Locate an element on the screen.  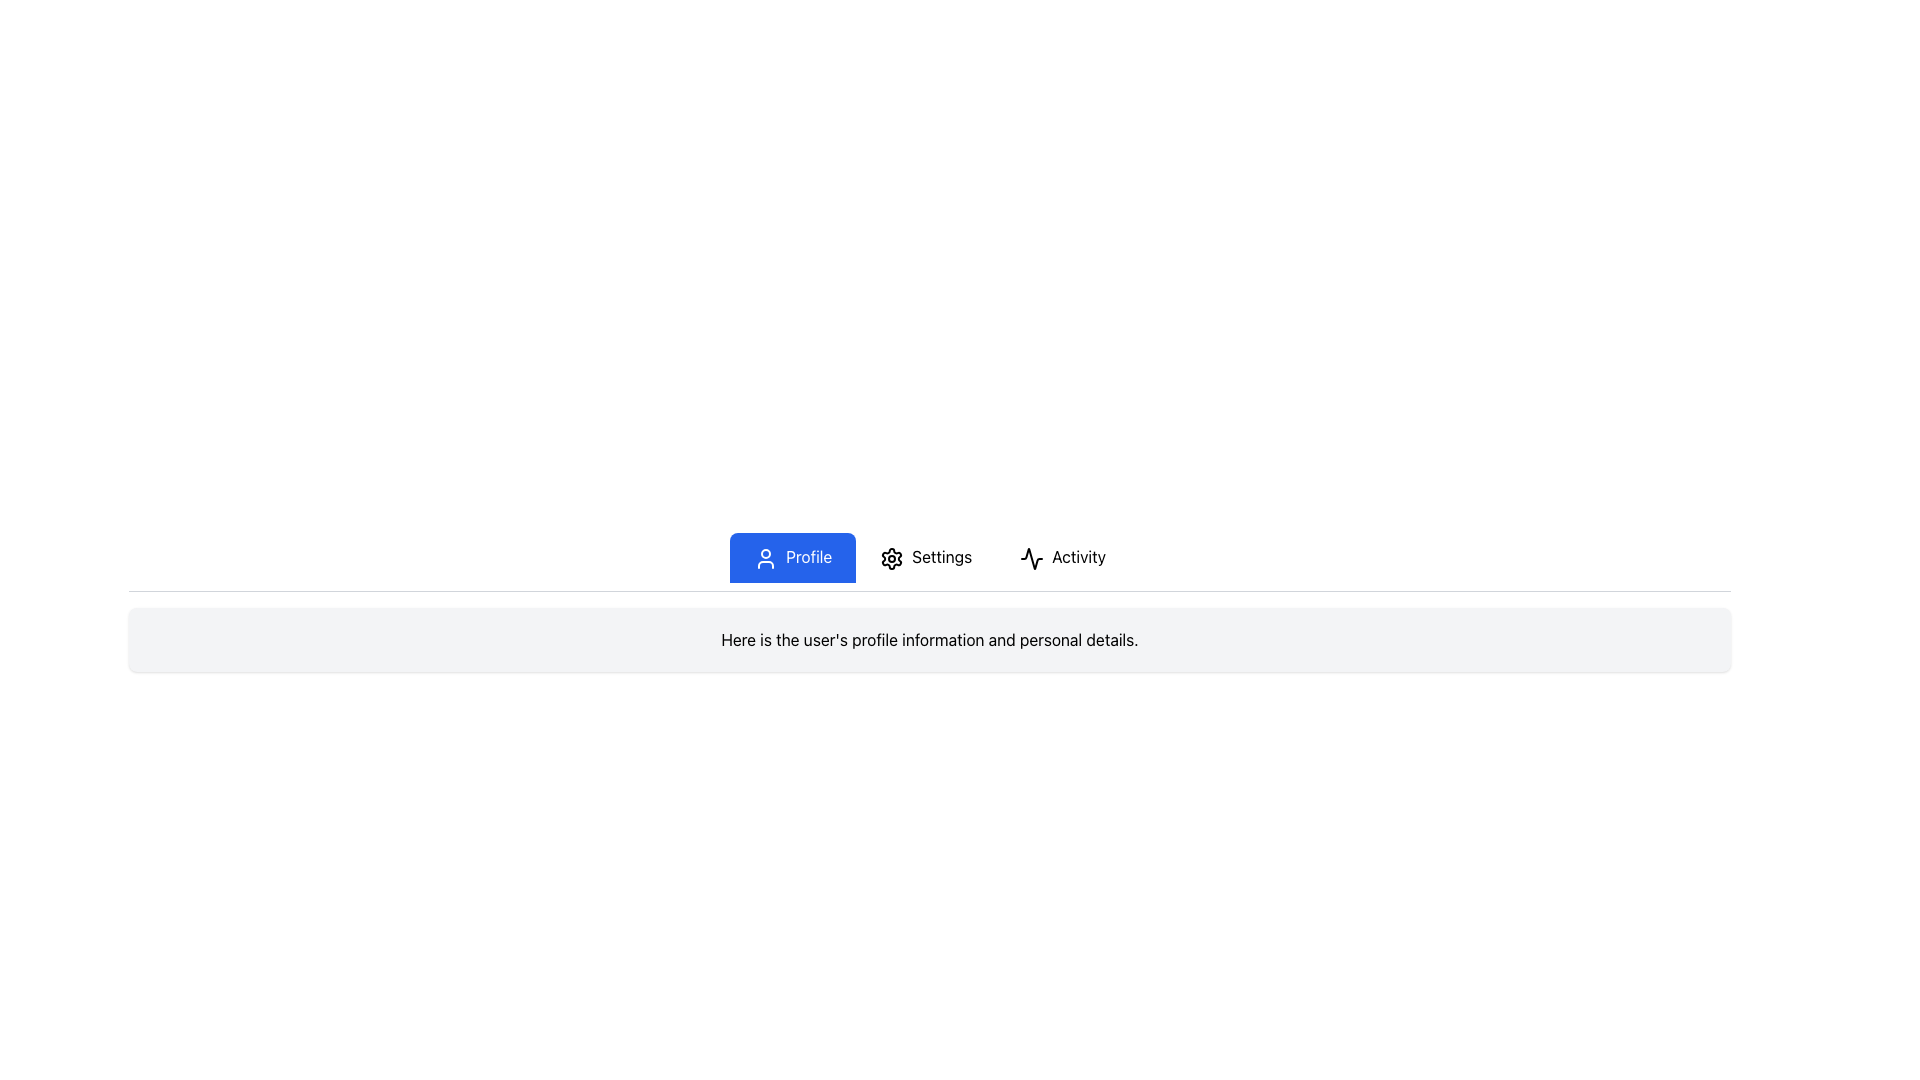
the visual design of the decorative icon located adjacent to the 'Activity' text in the navigation row of the 'Activity' tab is located at coordinates (1032, 558).